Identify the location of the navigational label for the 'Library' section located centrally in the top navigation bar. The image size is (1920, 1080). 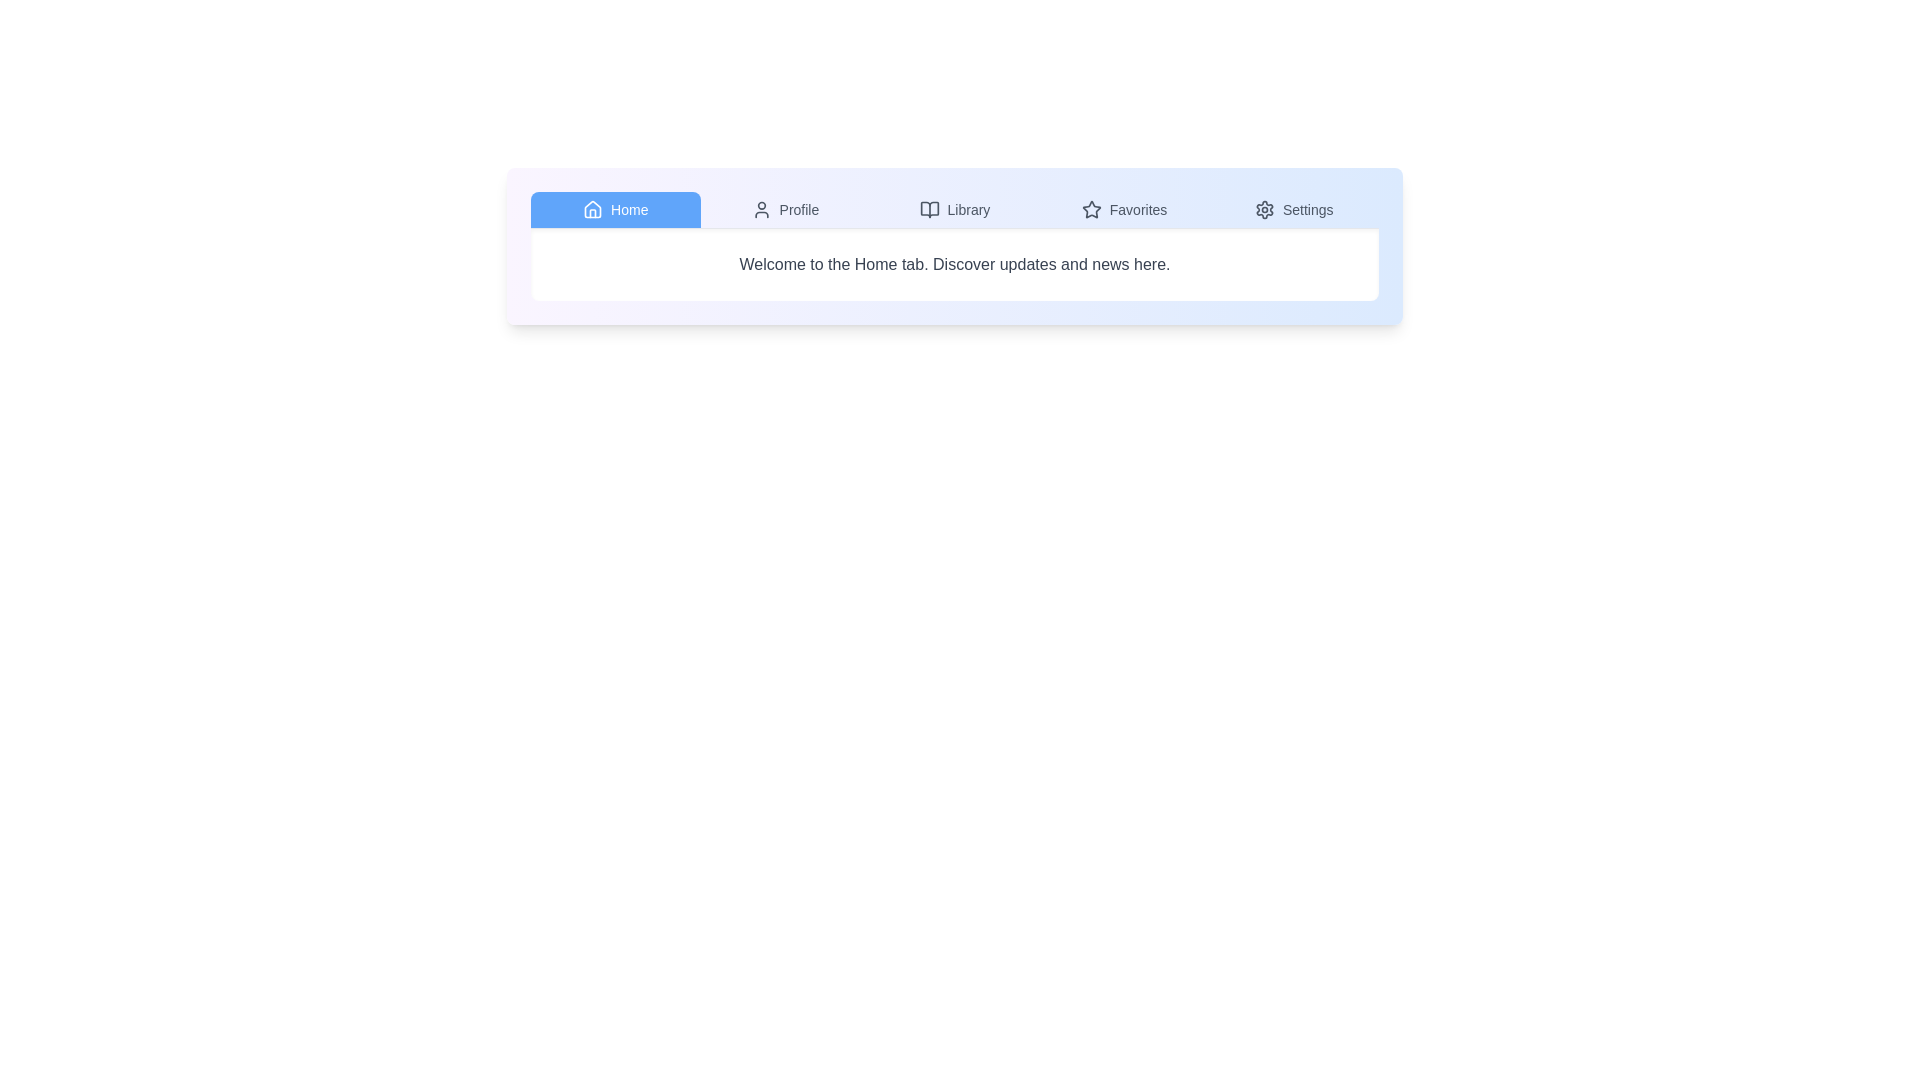
(969, 209).